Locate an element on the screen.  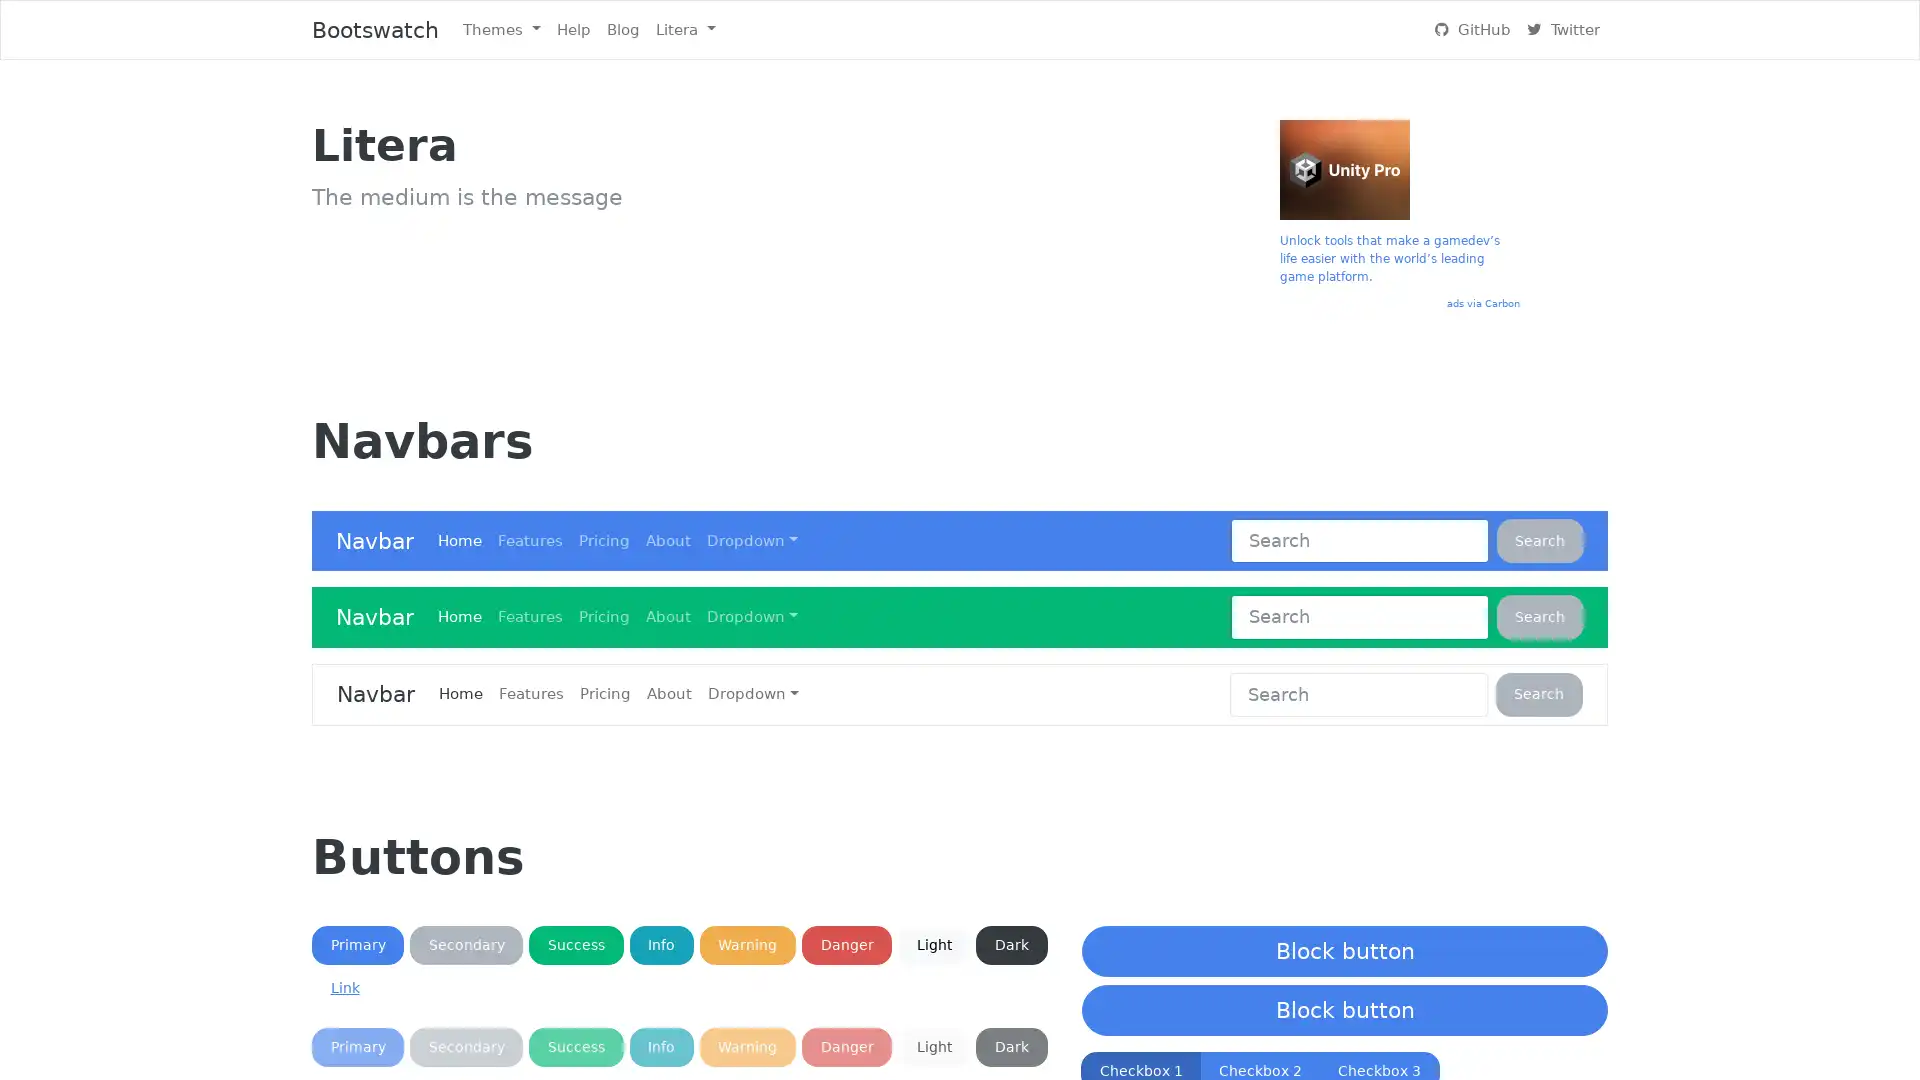
Block button is located at coordinates (1344, 950).